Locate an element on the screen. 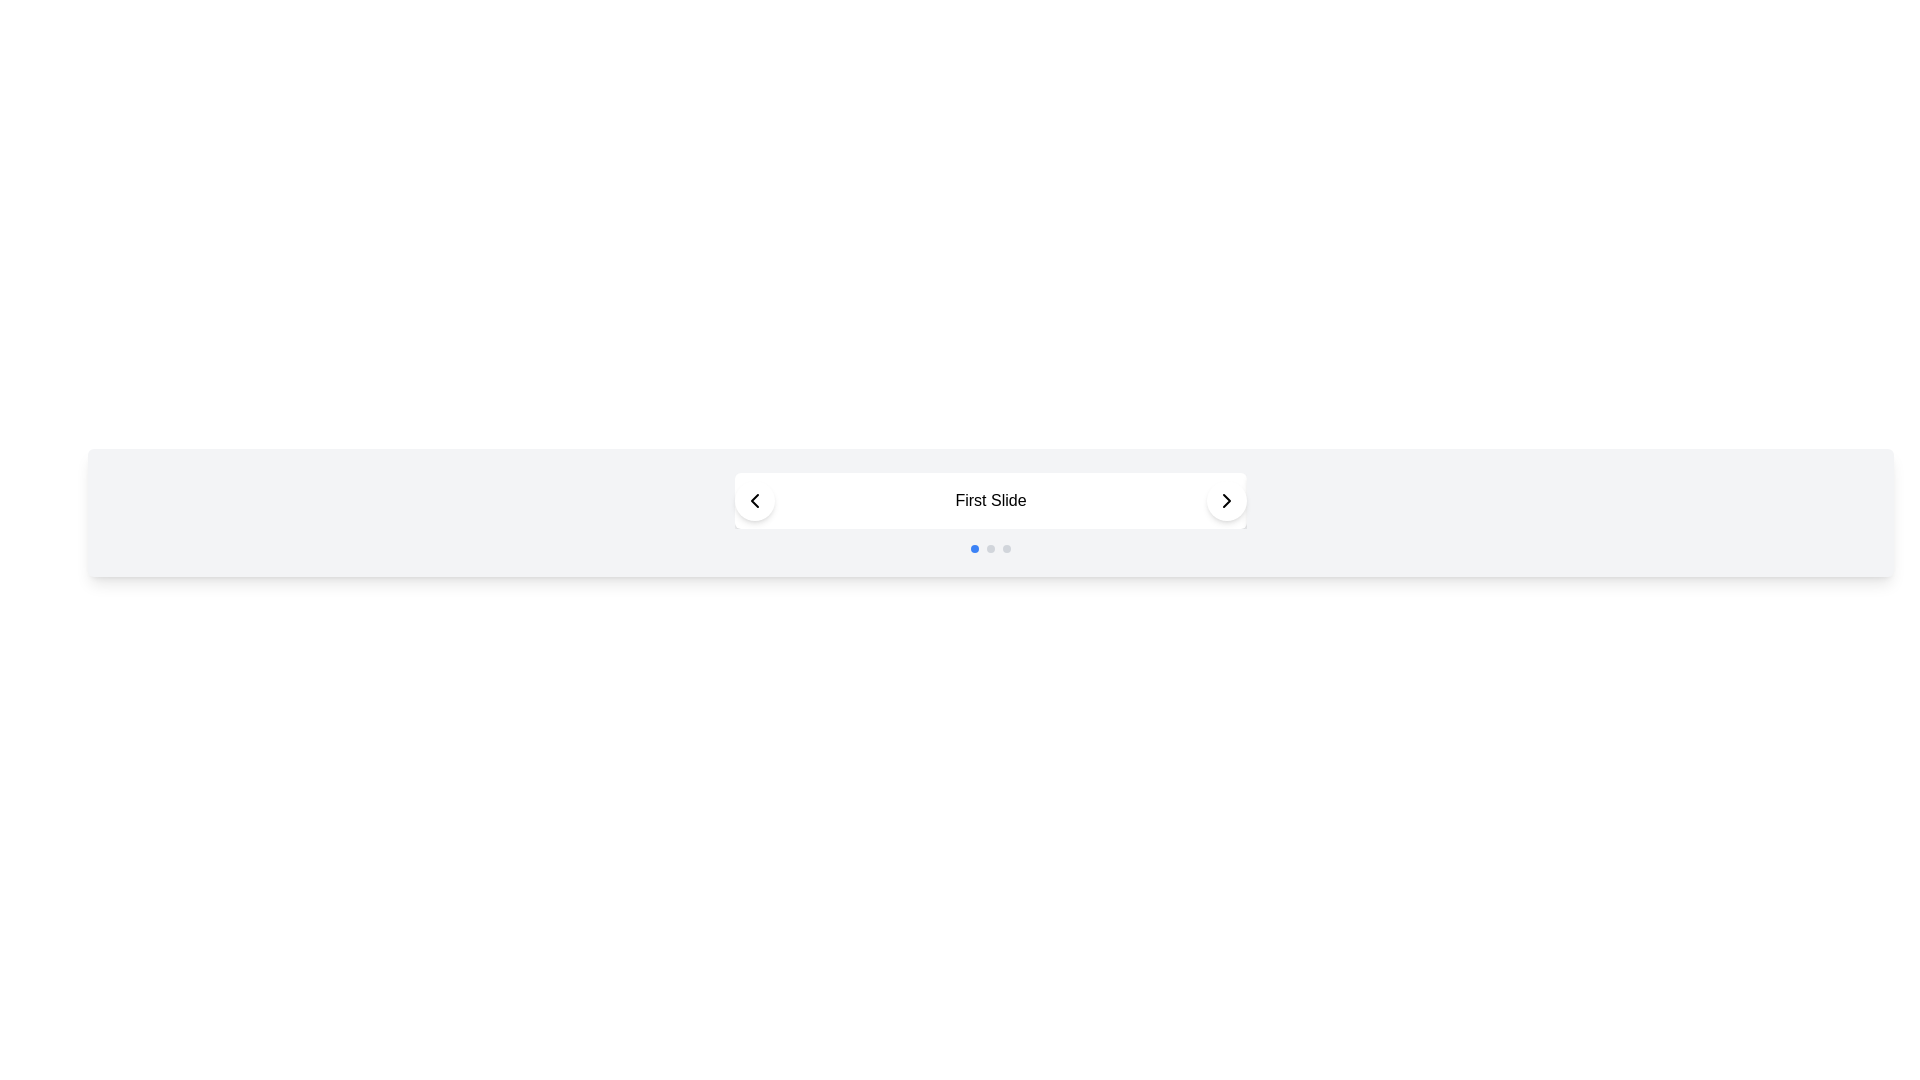 The height and width of the screenshot is (1080, 1920). the 'Navigate Left' button located on the left side of the white rectangular box containing the text 'First Slide' is located at coordinates (753, 500).